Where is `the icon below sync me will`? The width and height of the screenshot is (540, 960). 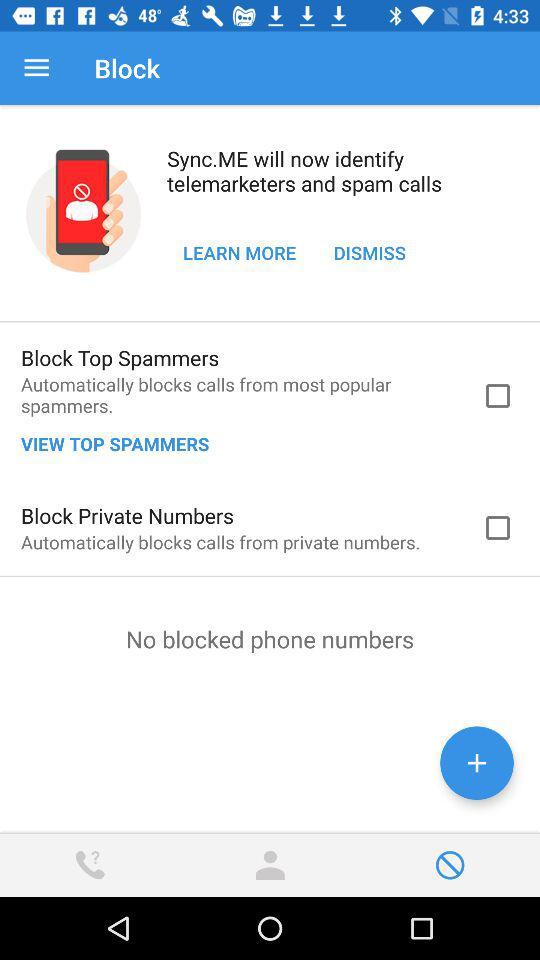
the icon below sync me will is located at coordinates (368, 251).